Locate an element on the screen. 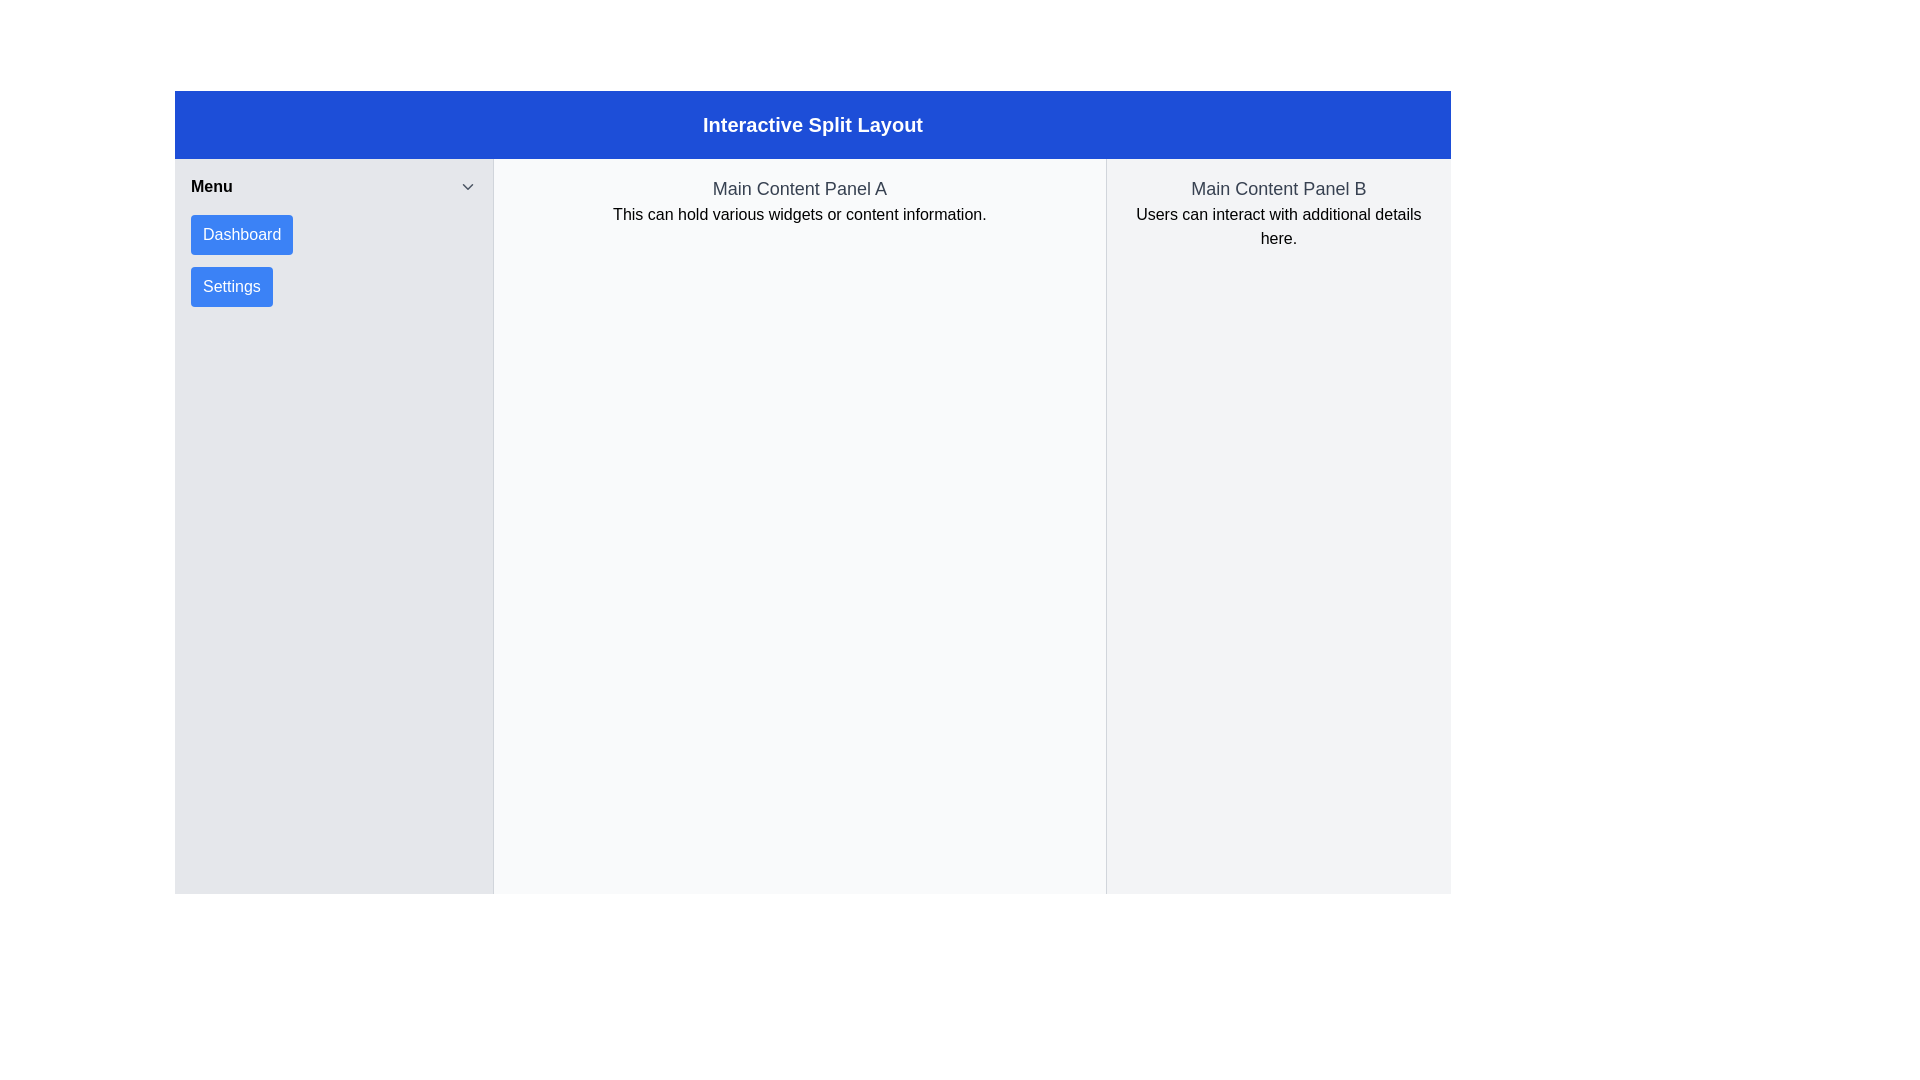 The image size is (1920, 1080). the Static Display Text banner with a blue background and white text that reads 'Interactive Split Layout', positioned at the top of the interface is located at coordinates (812, 124).